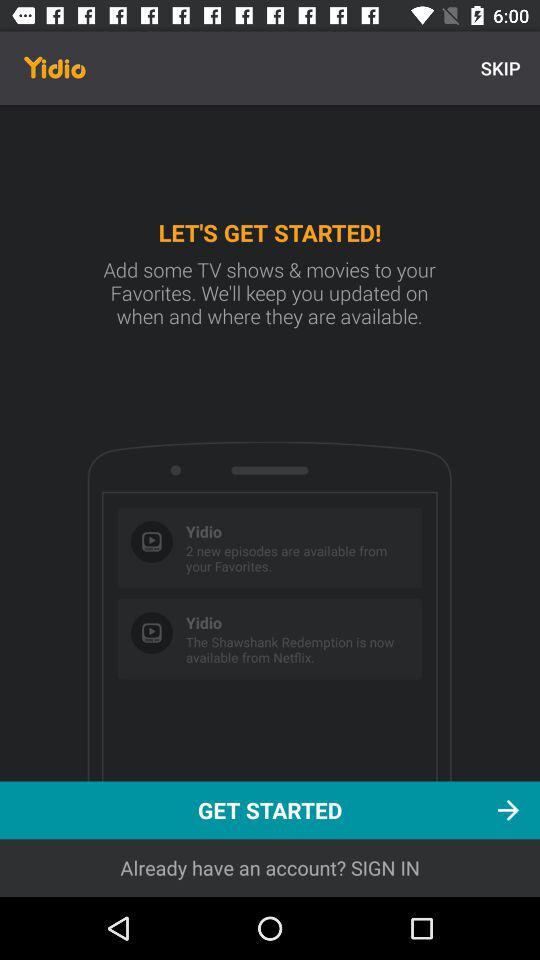  Describe the element at coordinates (499, 68) in the screenshot. I see `skip icon` at that location.